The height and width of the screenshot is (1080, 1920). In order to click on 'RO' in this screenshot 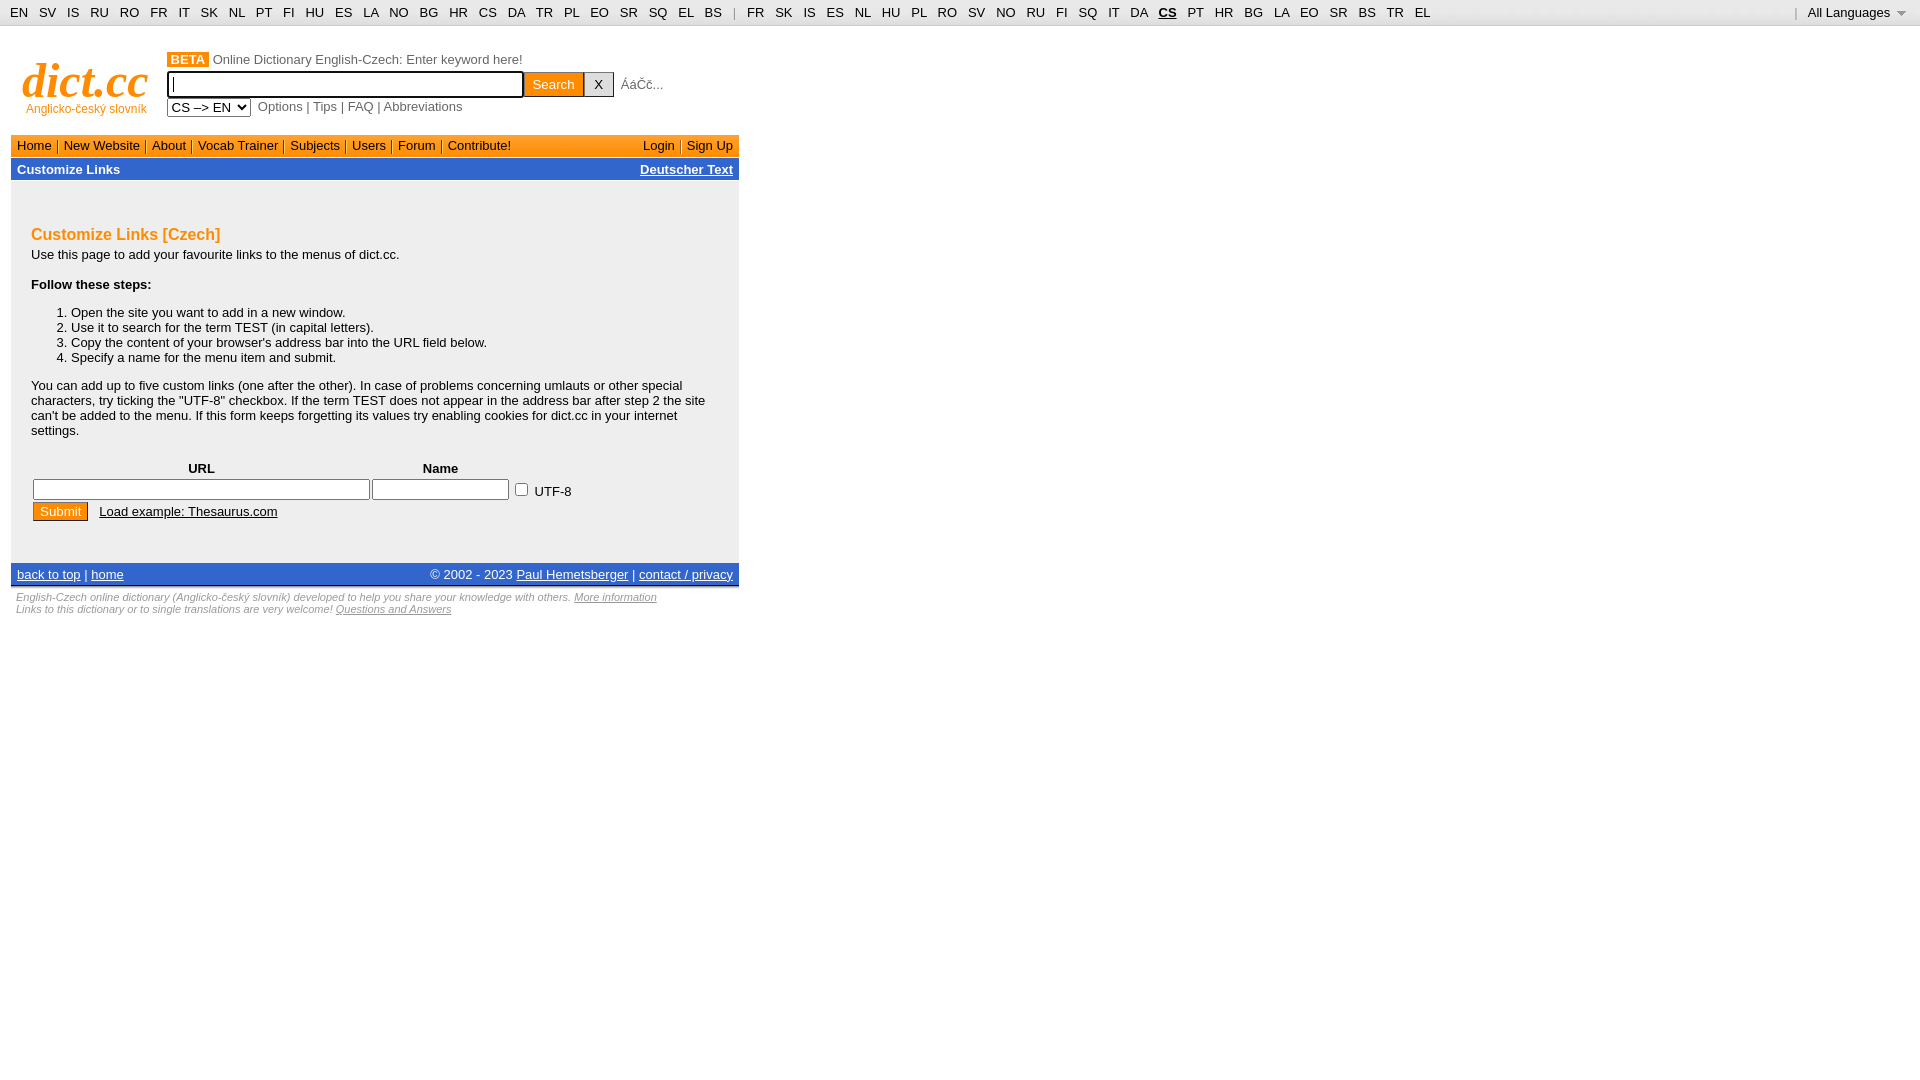, I will do `click(947, 12)`.